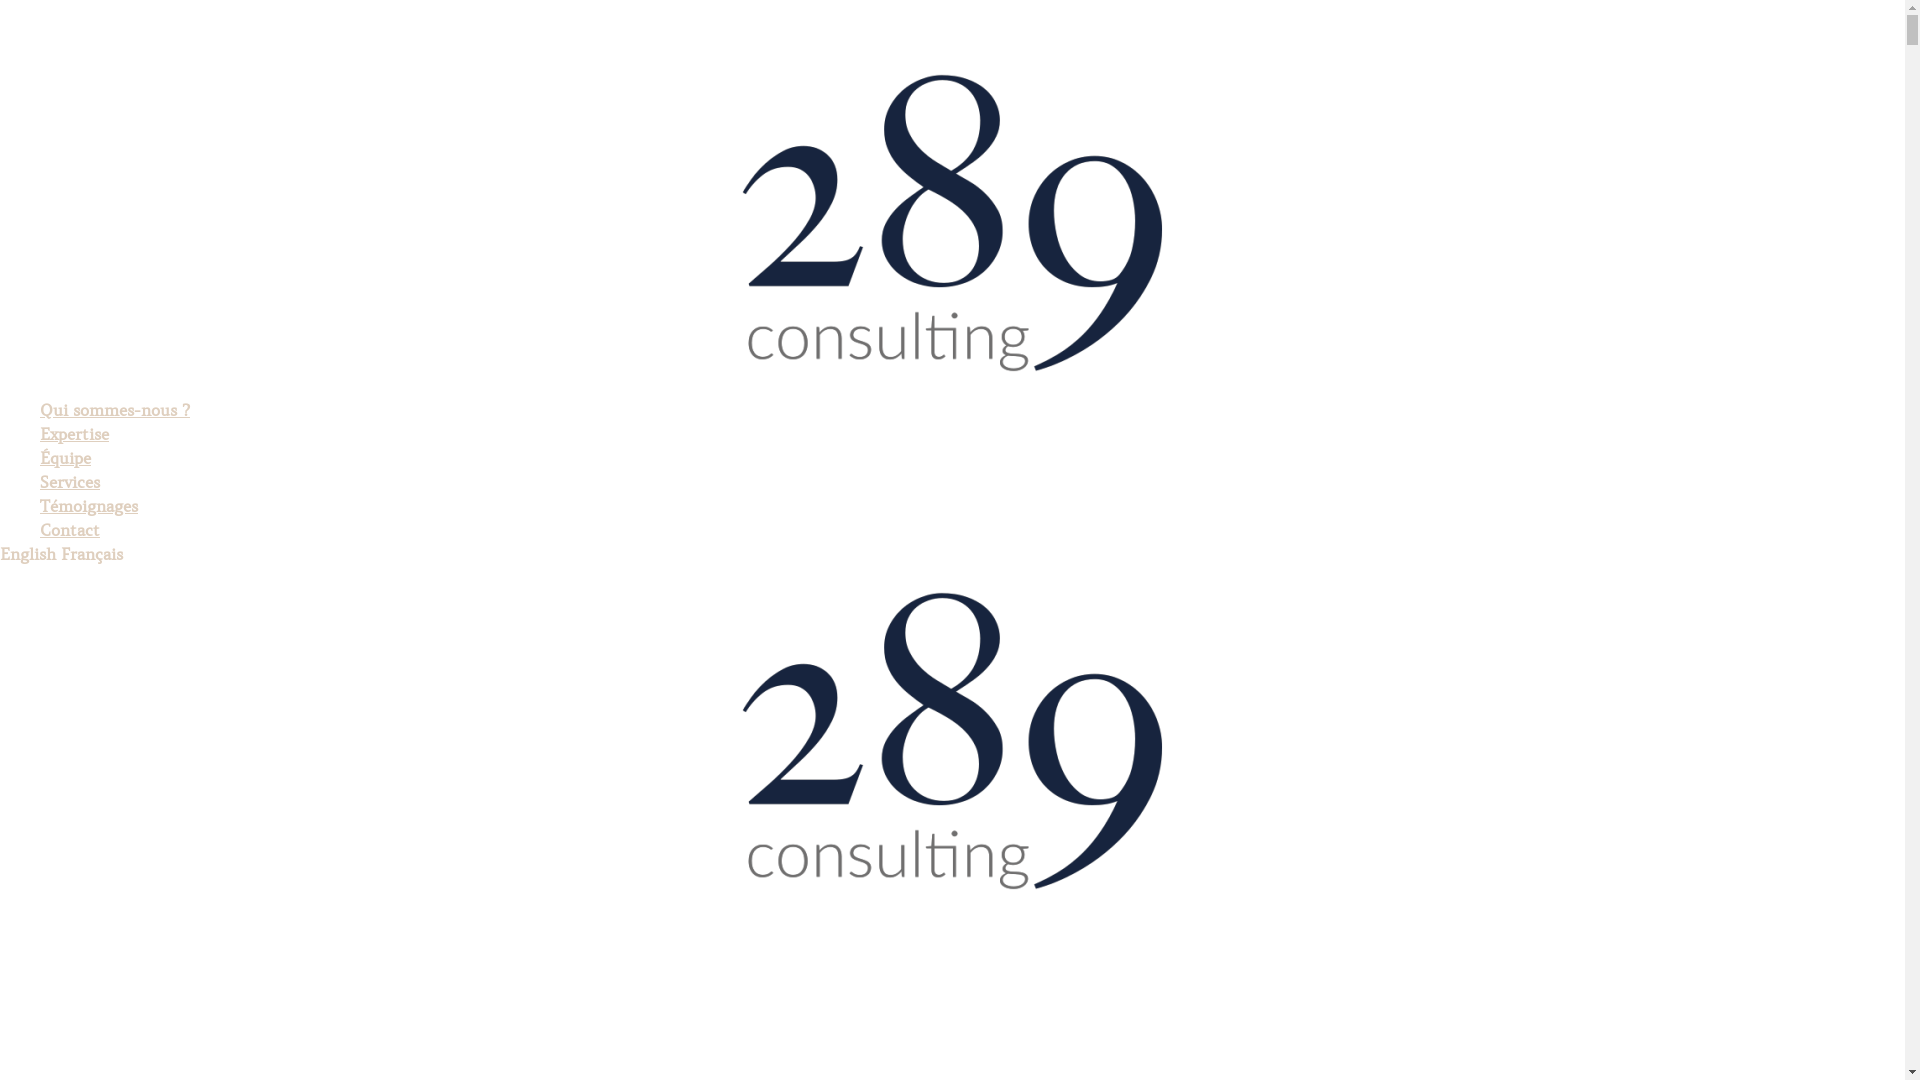 The height and width of the screenshot is (1080, 1920). Describe the element at coordinates (0, 0) in the screenshot. I see `'Aller au contenu'` at that location.